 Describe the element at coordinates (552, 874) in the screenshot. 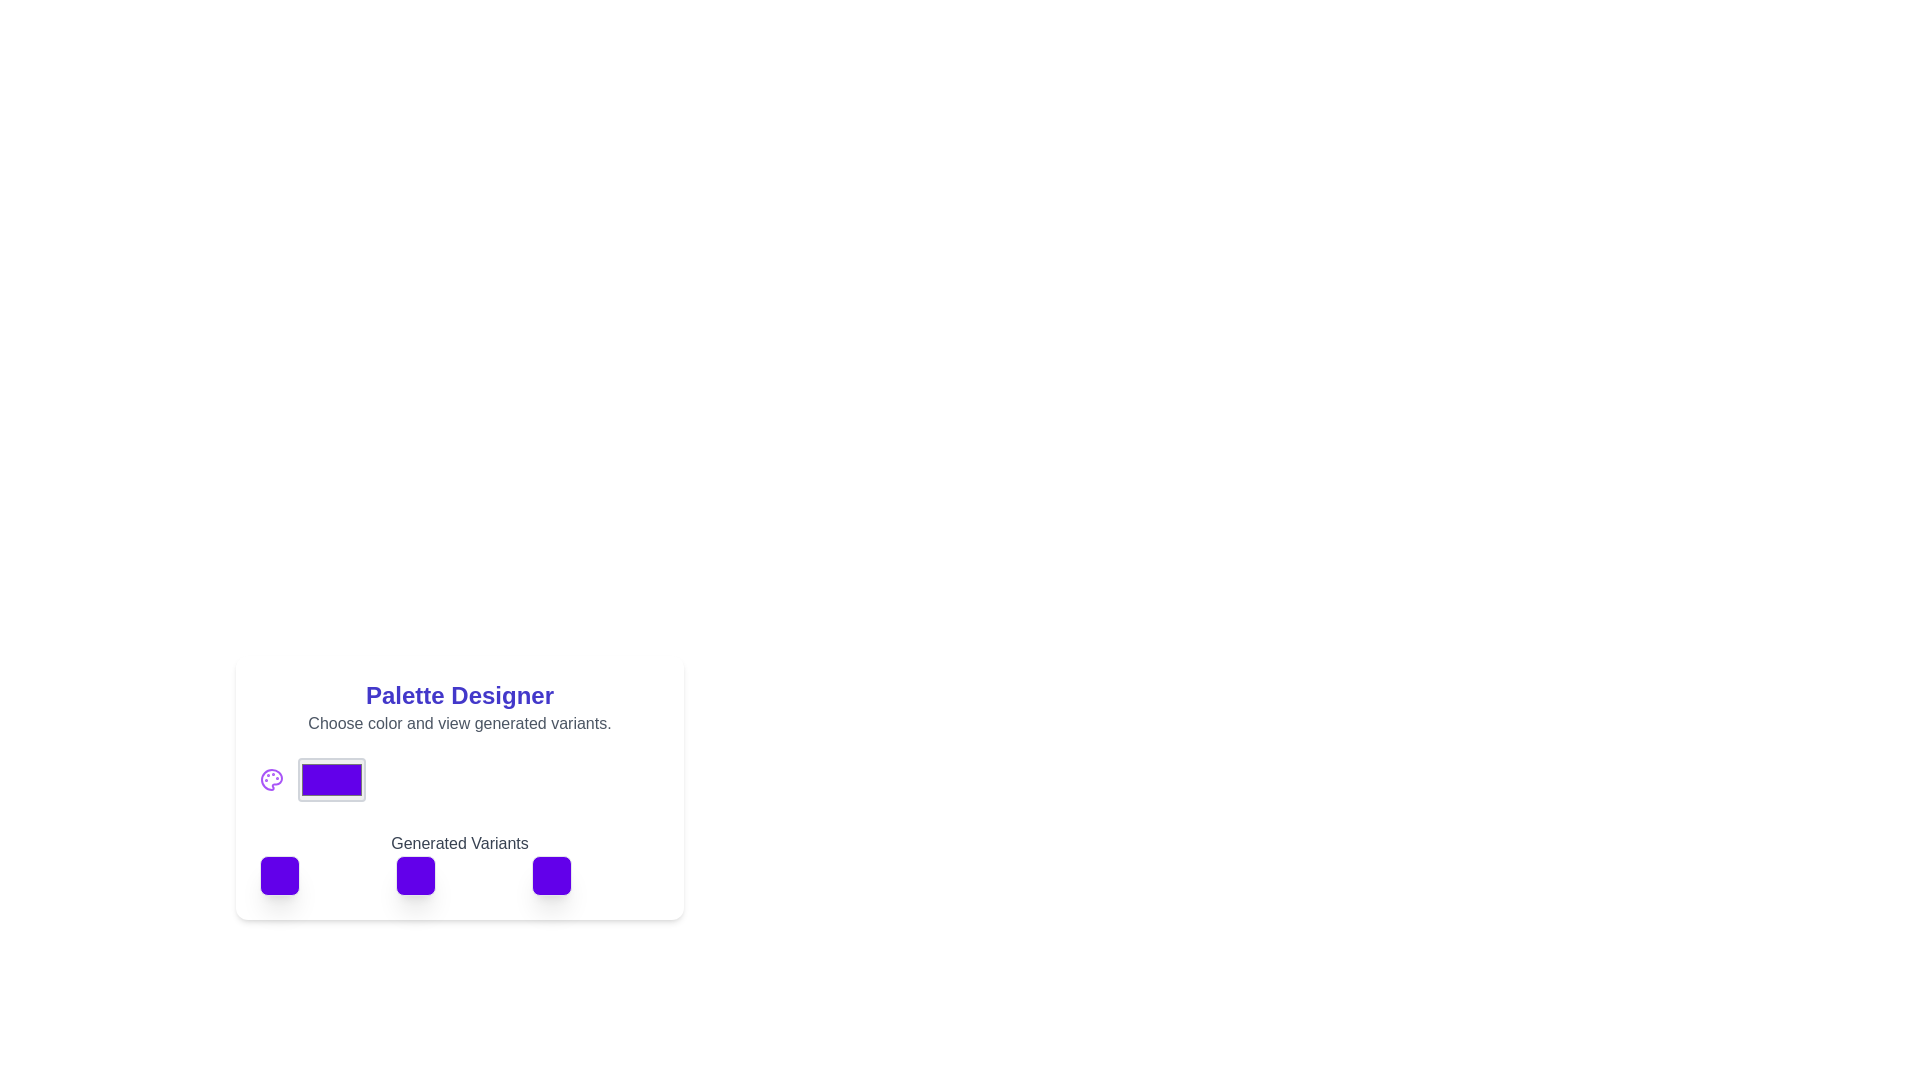

I see `the third purple square in the 'Generated Variants' section of the card, which represents a color choice or visual variant` at that location.